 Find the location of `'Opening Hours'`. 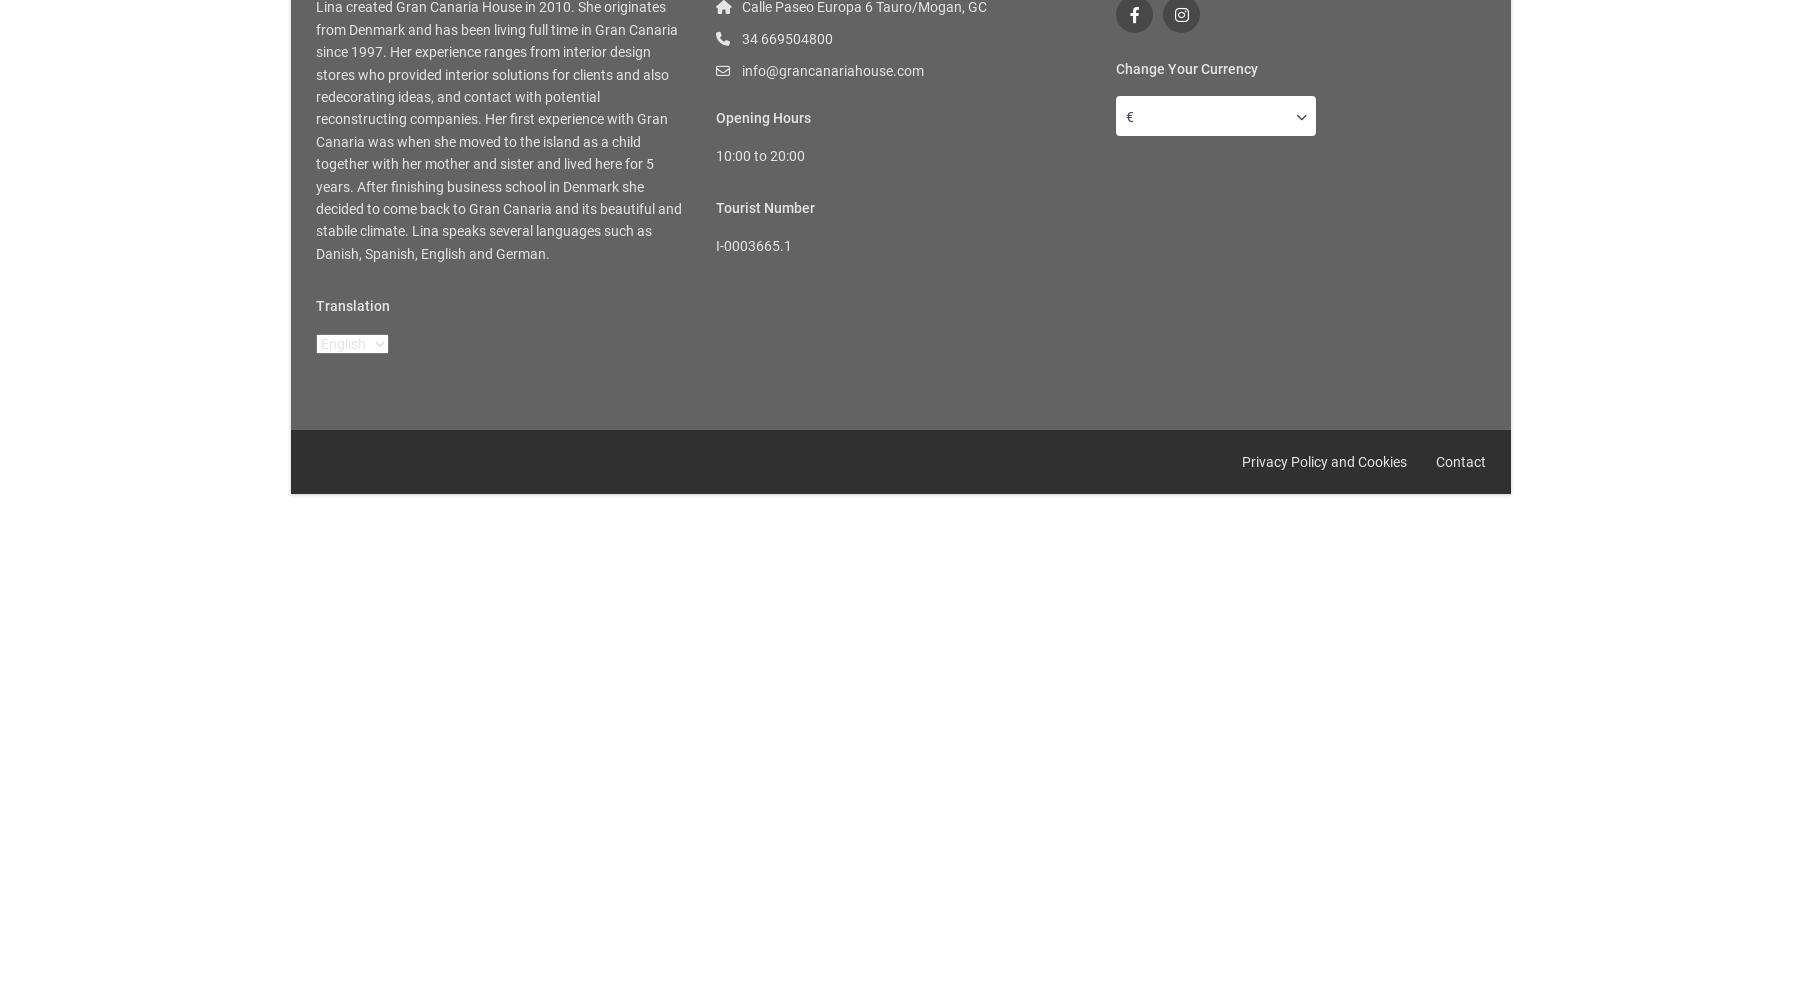

'Opening Hours' is located at coordinates (762, 117).